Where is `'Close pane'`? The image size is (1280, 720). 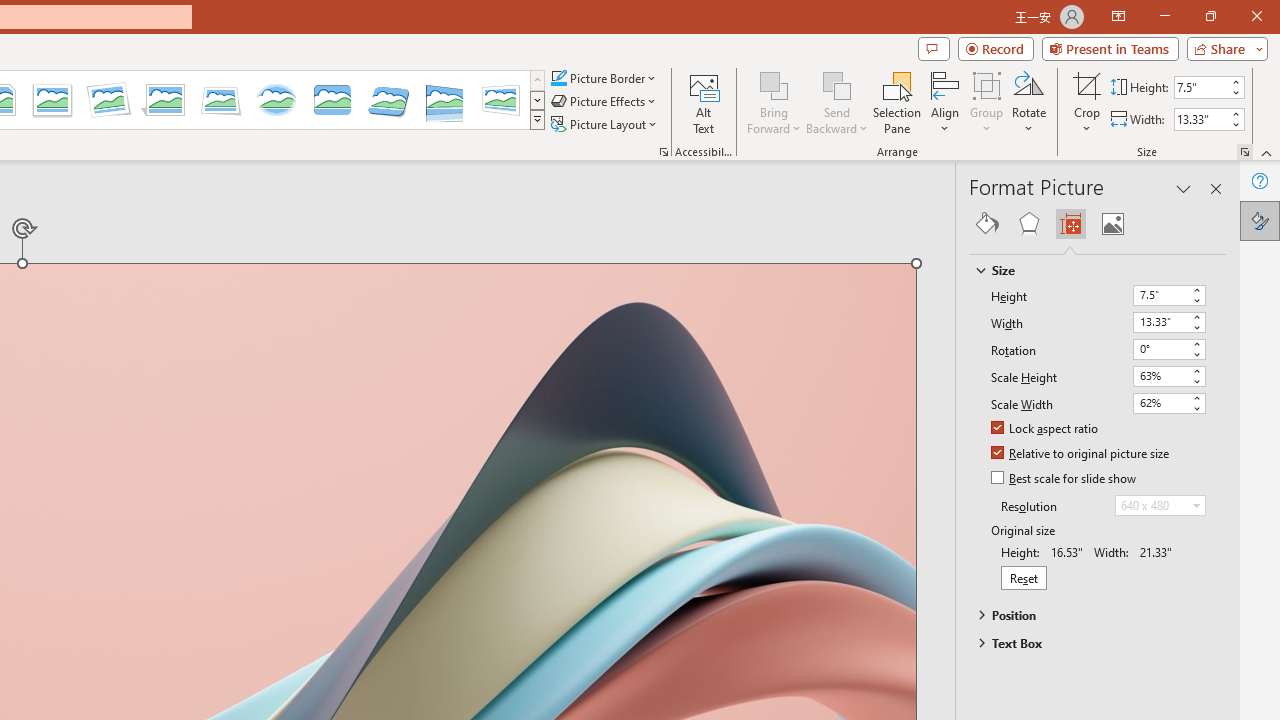
'Close pane' is located at coordinates (1215, 189).